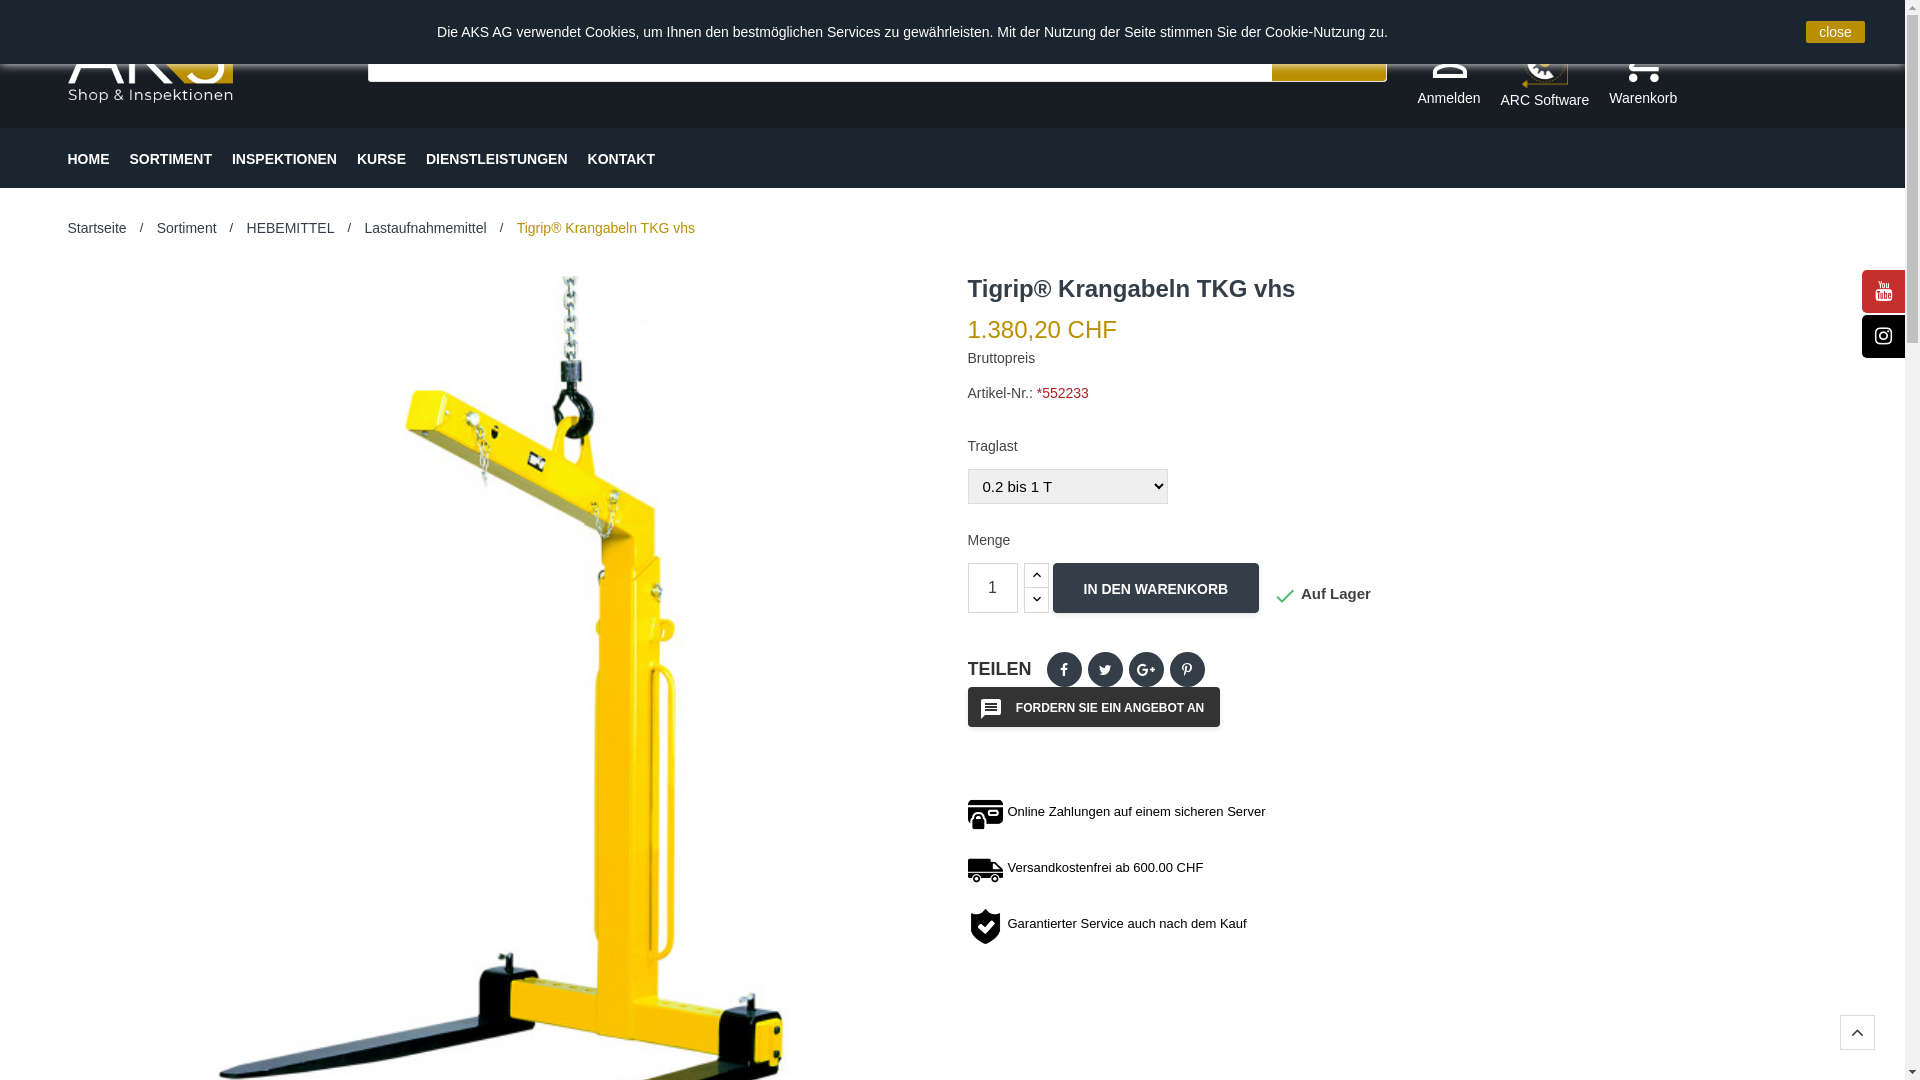 The image size is (1920, 1080). What do you see at coordinates (1501, 72) in the screenshot?
I see `'ARC Software'` at bounding box center [1501, 72].